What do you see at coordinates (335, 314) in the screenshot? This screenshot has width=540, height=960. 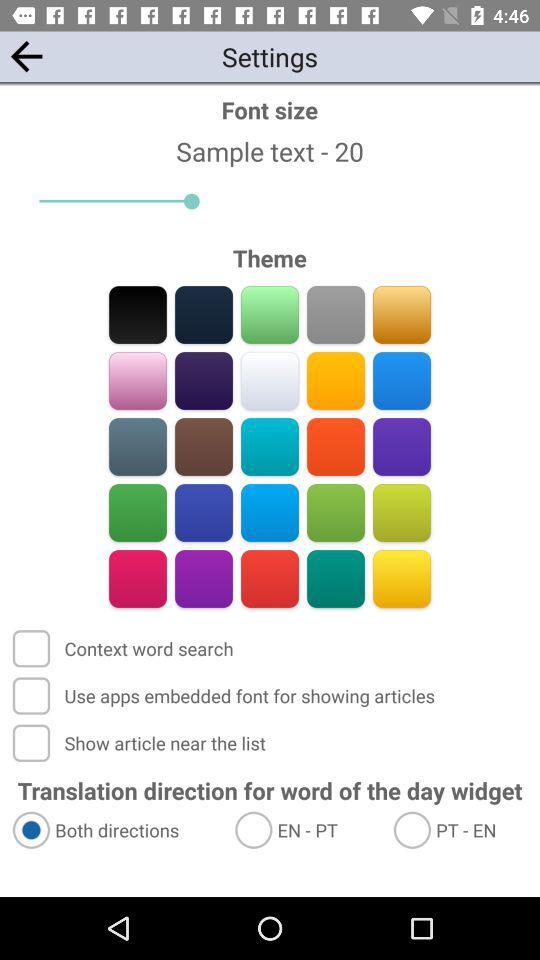 I see `color selection` at bounding box center [335, 314].